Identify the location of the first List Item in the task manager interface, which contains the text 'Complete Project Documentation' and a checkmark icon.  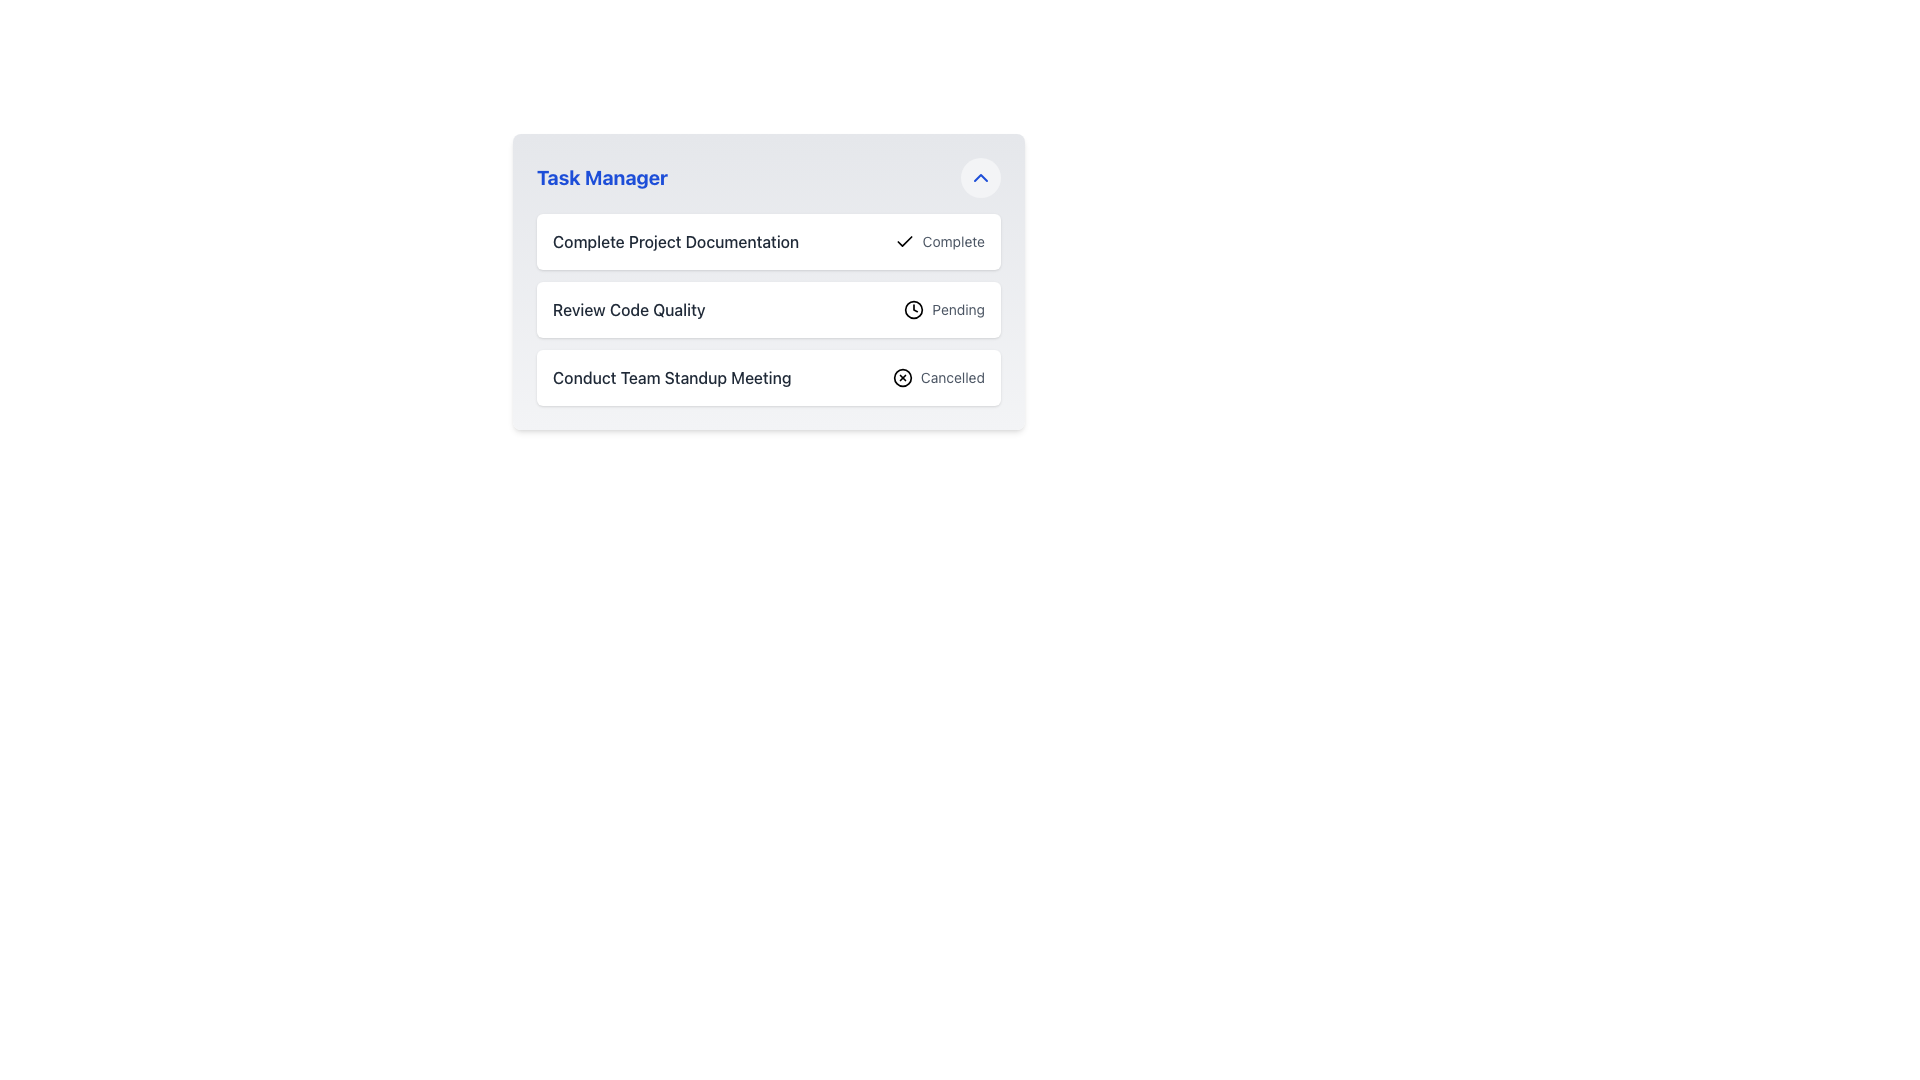
(767, 241).